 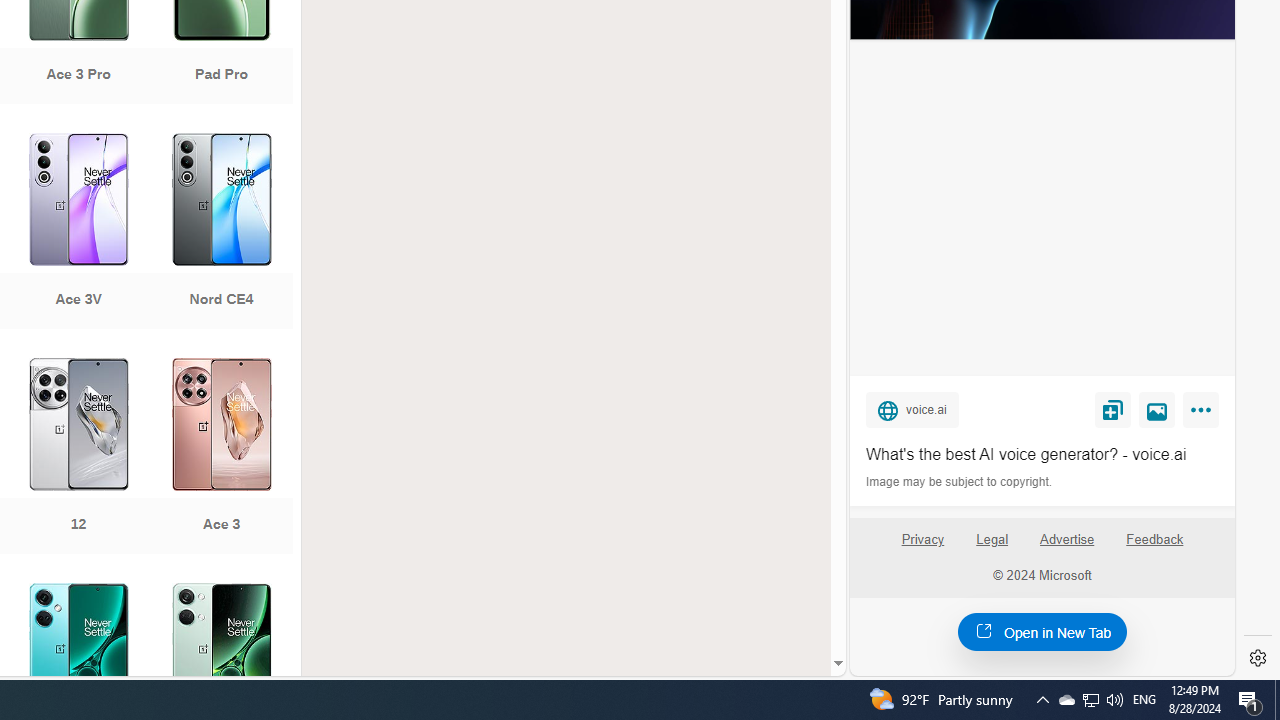 I want to click on 'Open in New Tab', so click(x=1041, y=631).